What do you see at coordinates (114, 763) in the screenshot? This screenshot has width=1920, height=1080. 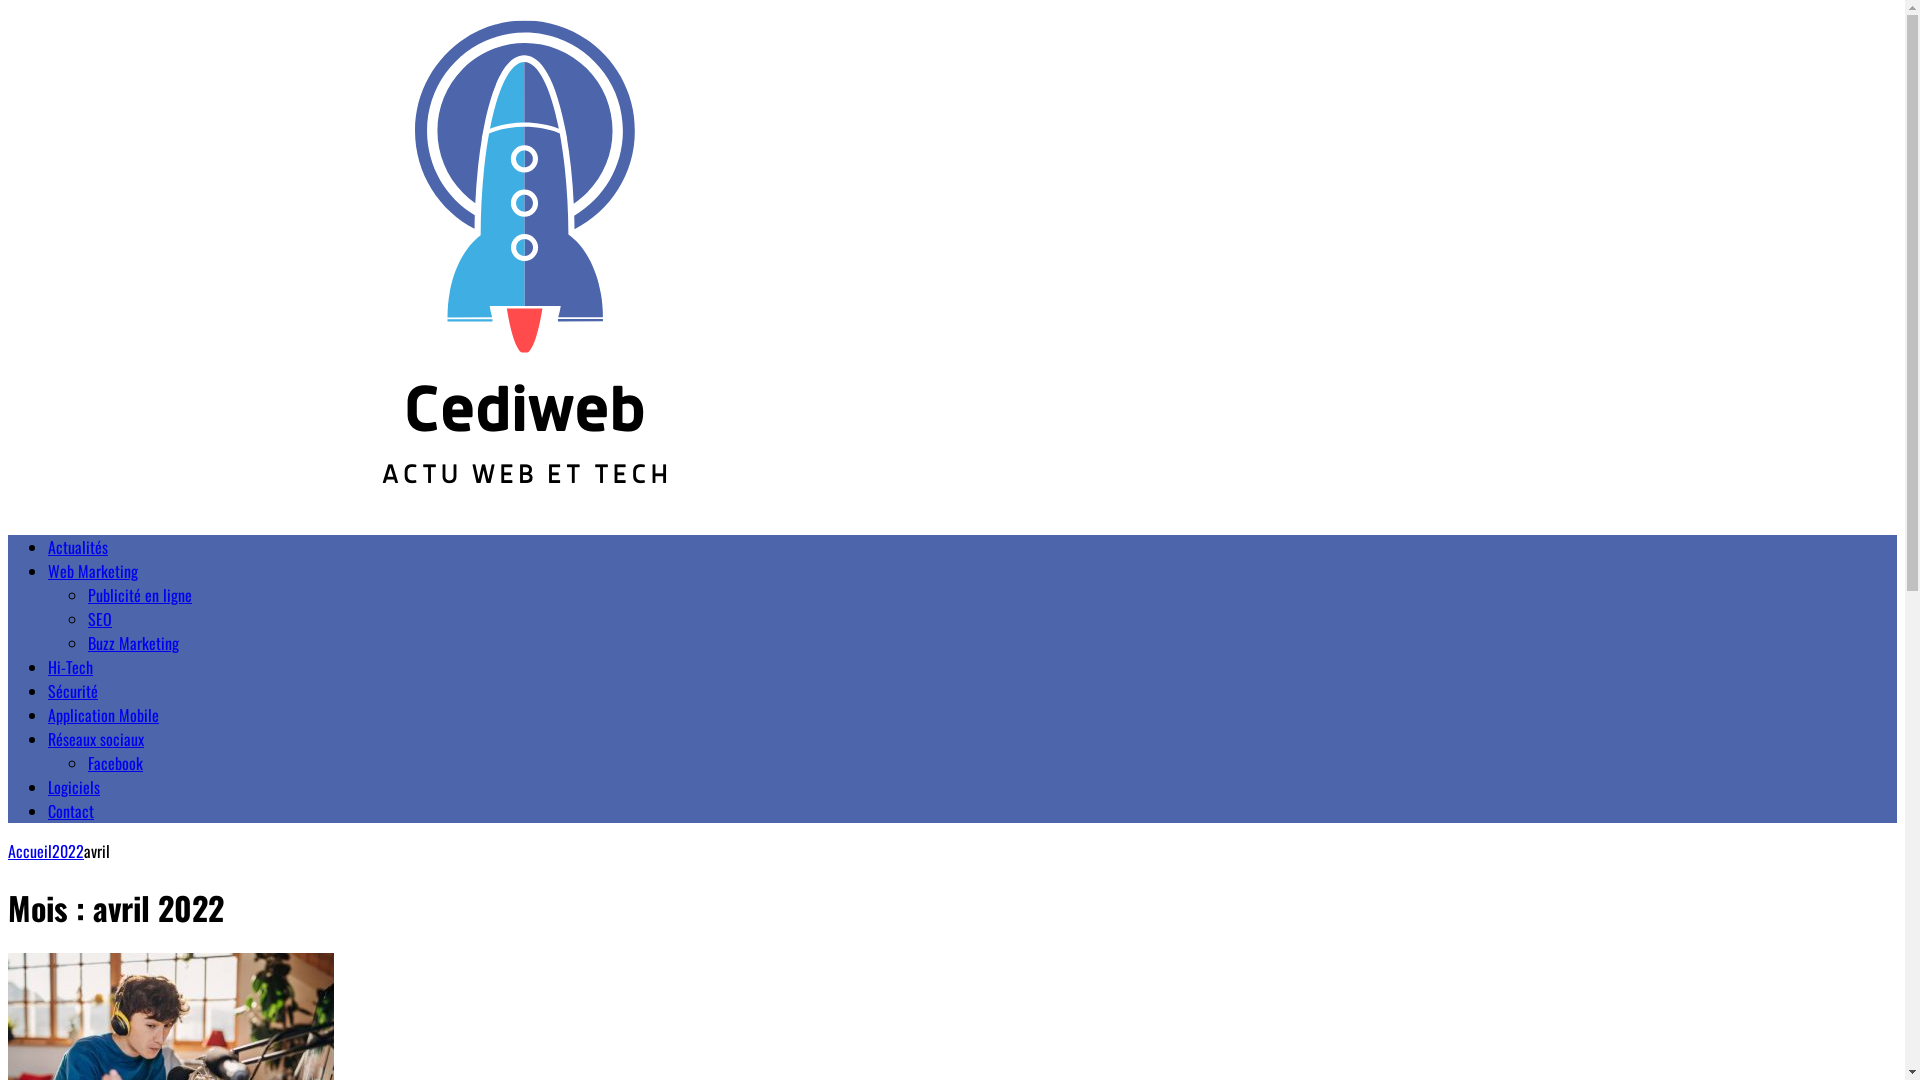 I see `'Facebook'` at bounding box center [114, 763].